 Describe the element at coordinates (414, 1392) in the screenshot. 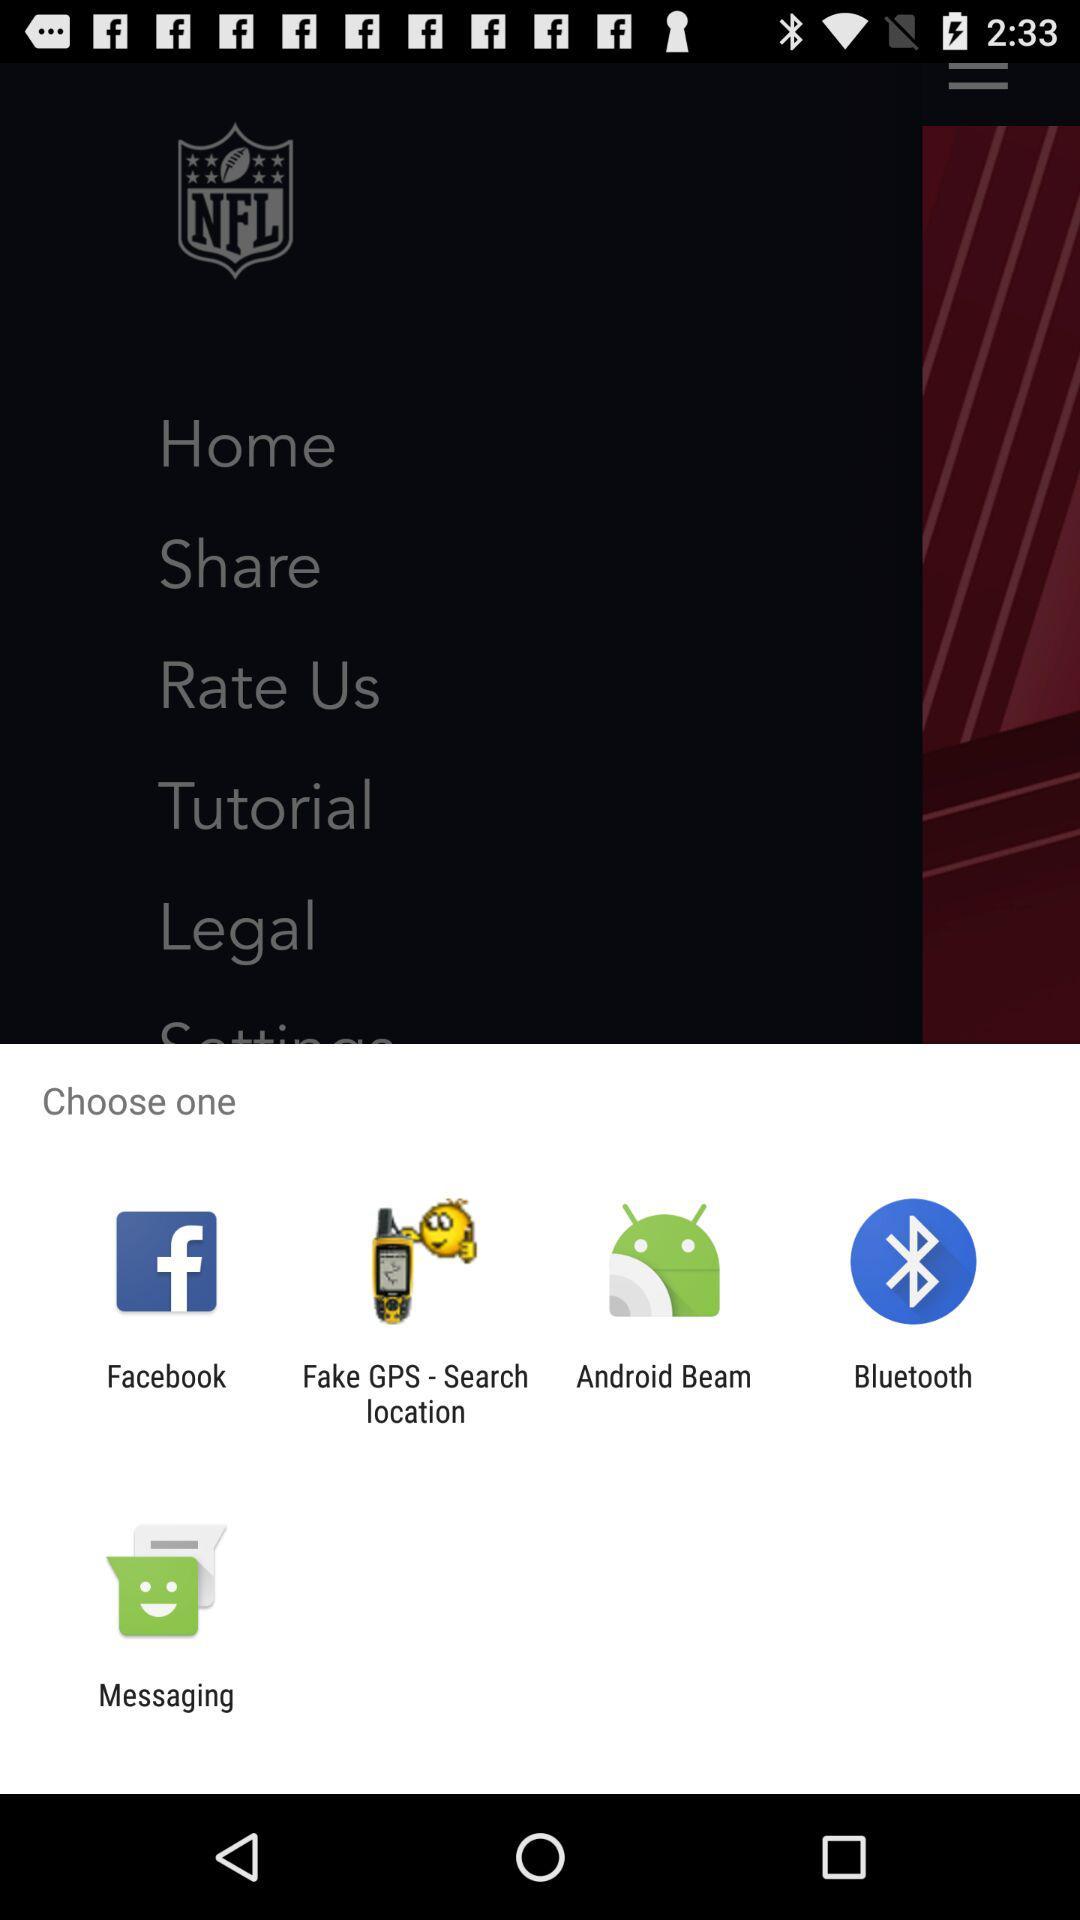

I see `the icon to the right of facebook item` at that location.